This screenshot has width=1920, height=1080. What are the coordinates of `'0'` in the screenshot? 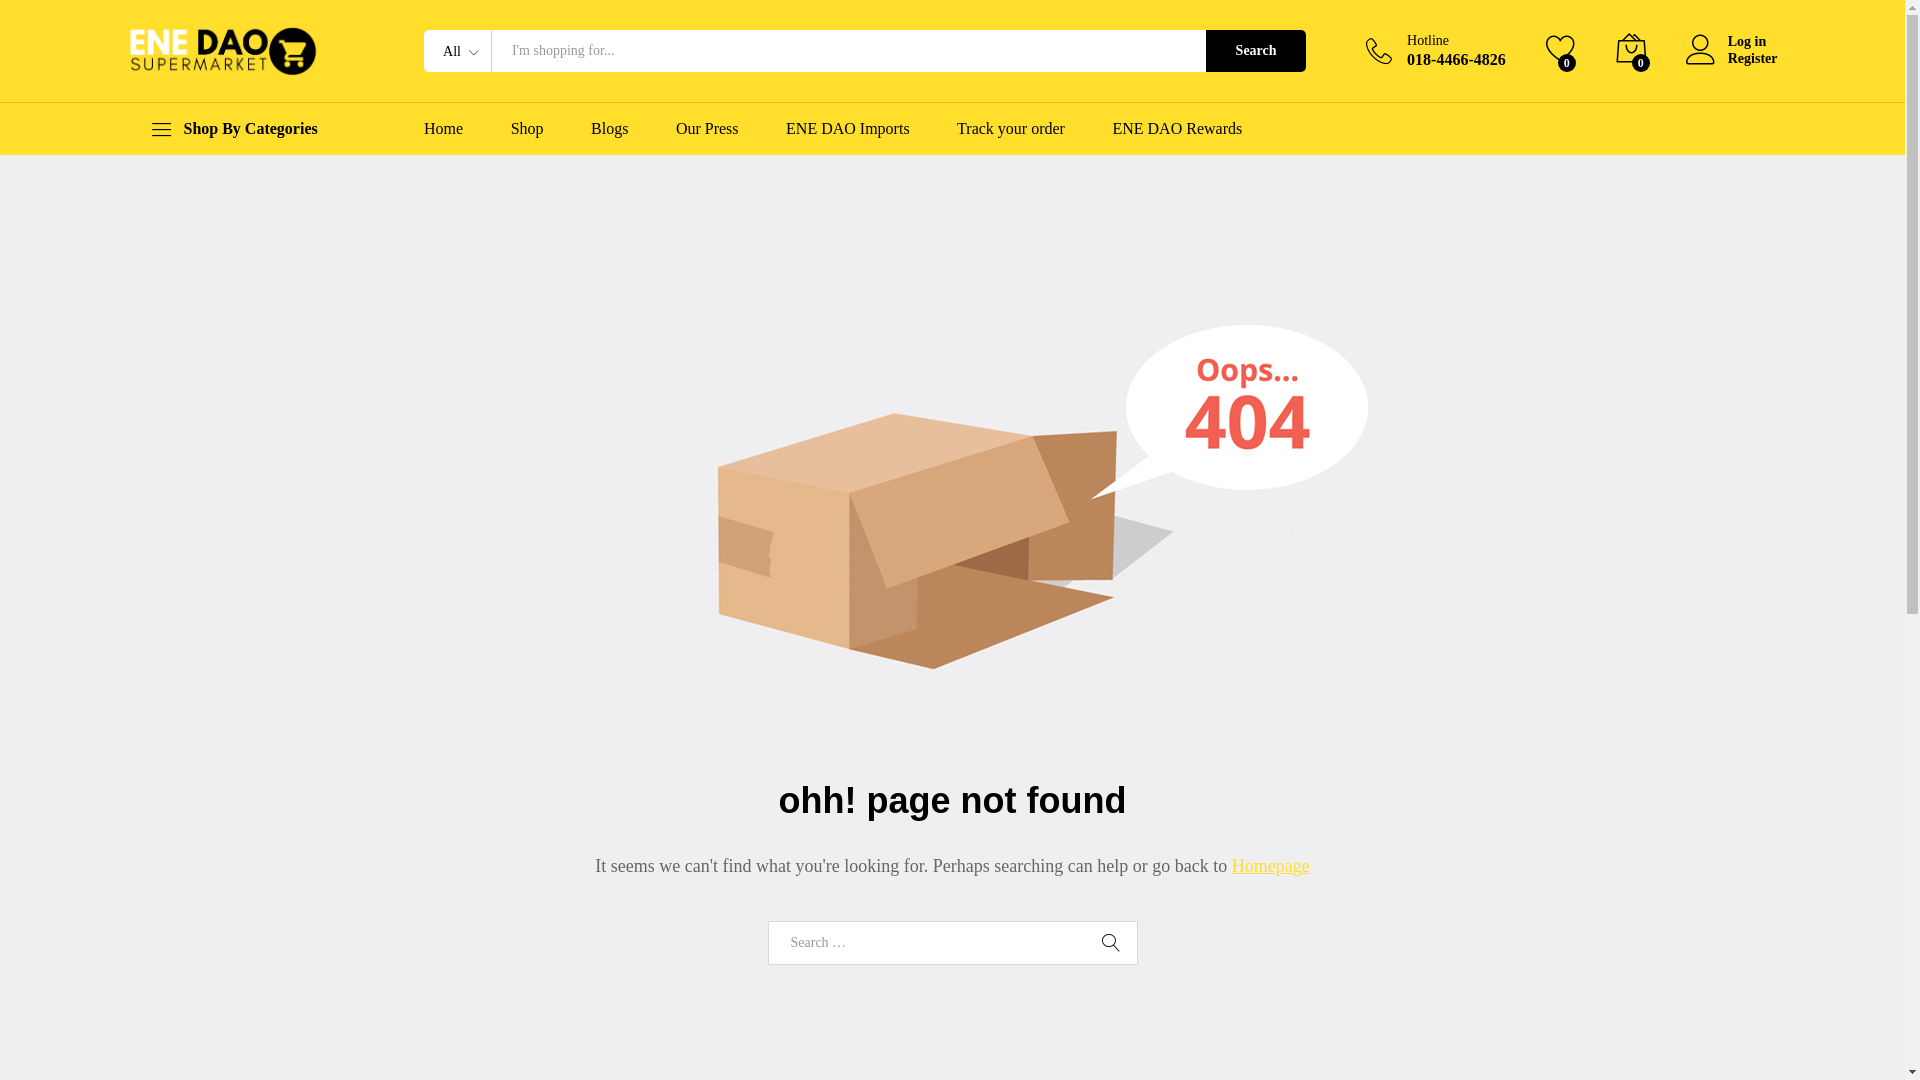 It's located at (1559, 49).